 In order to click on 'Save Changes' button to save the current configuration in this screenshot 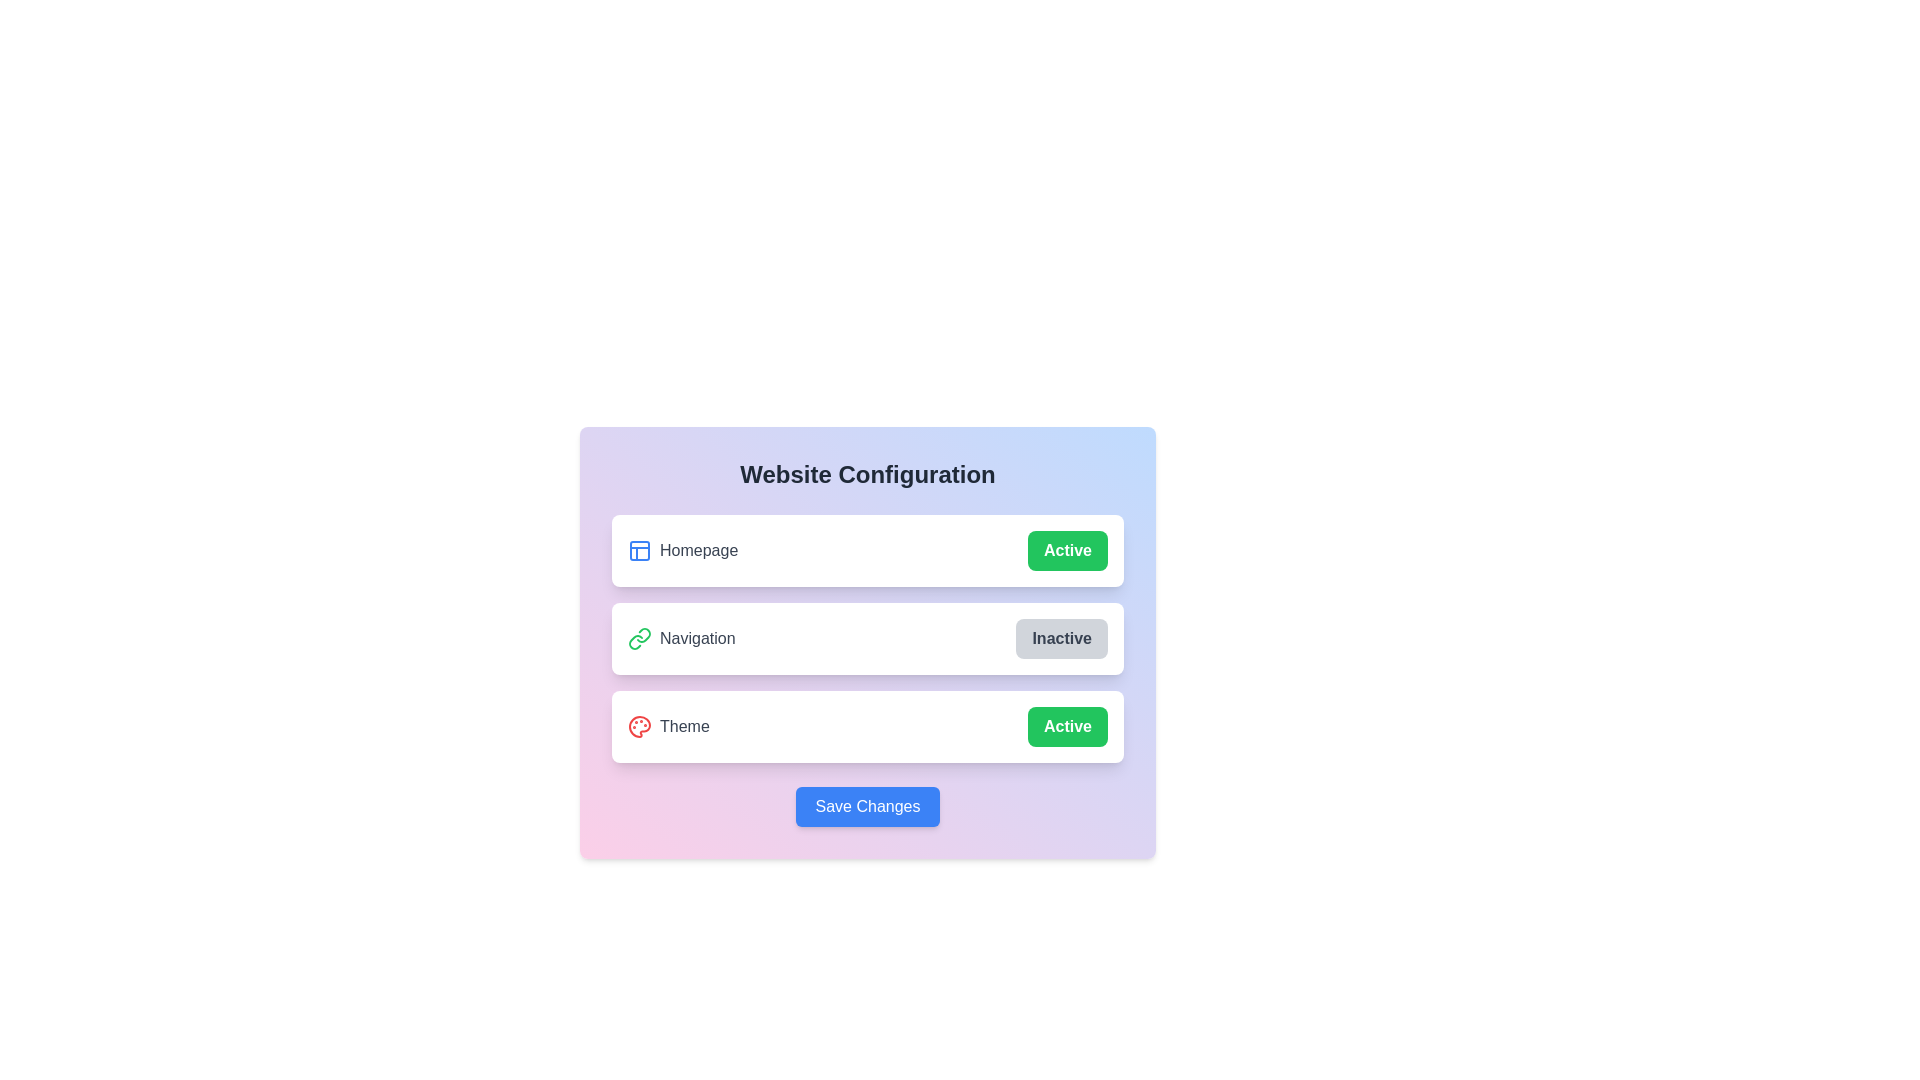, I will do `click(868, 805)`.